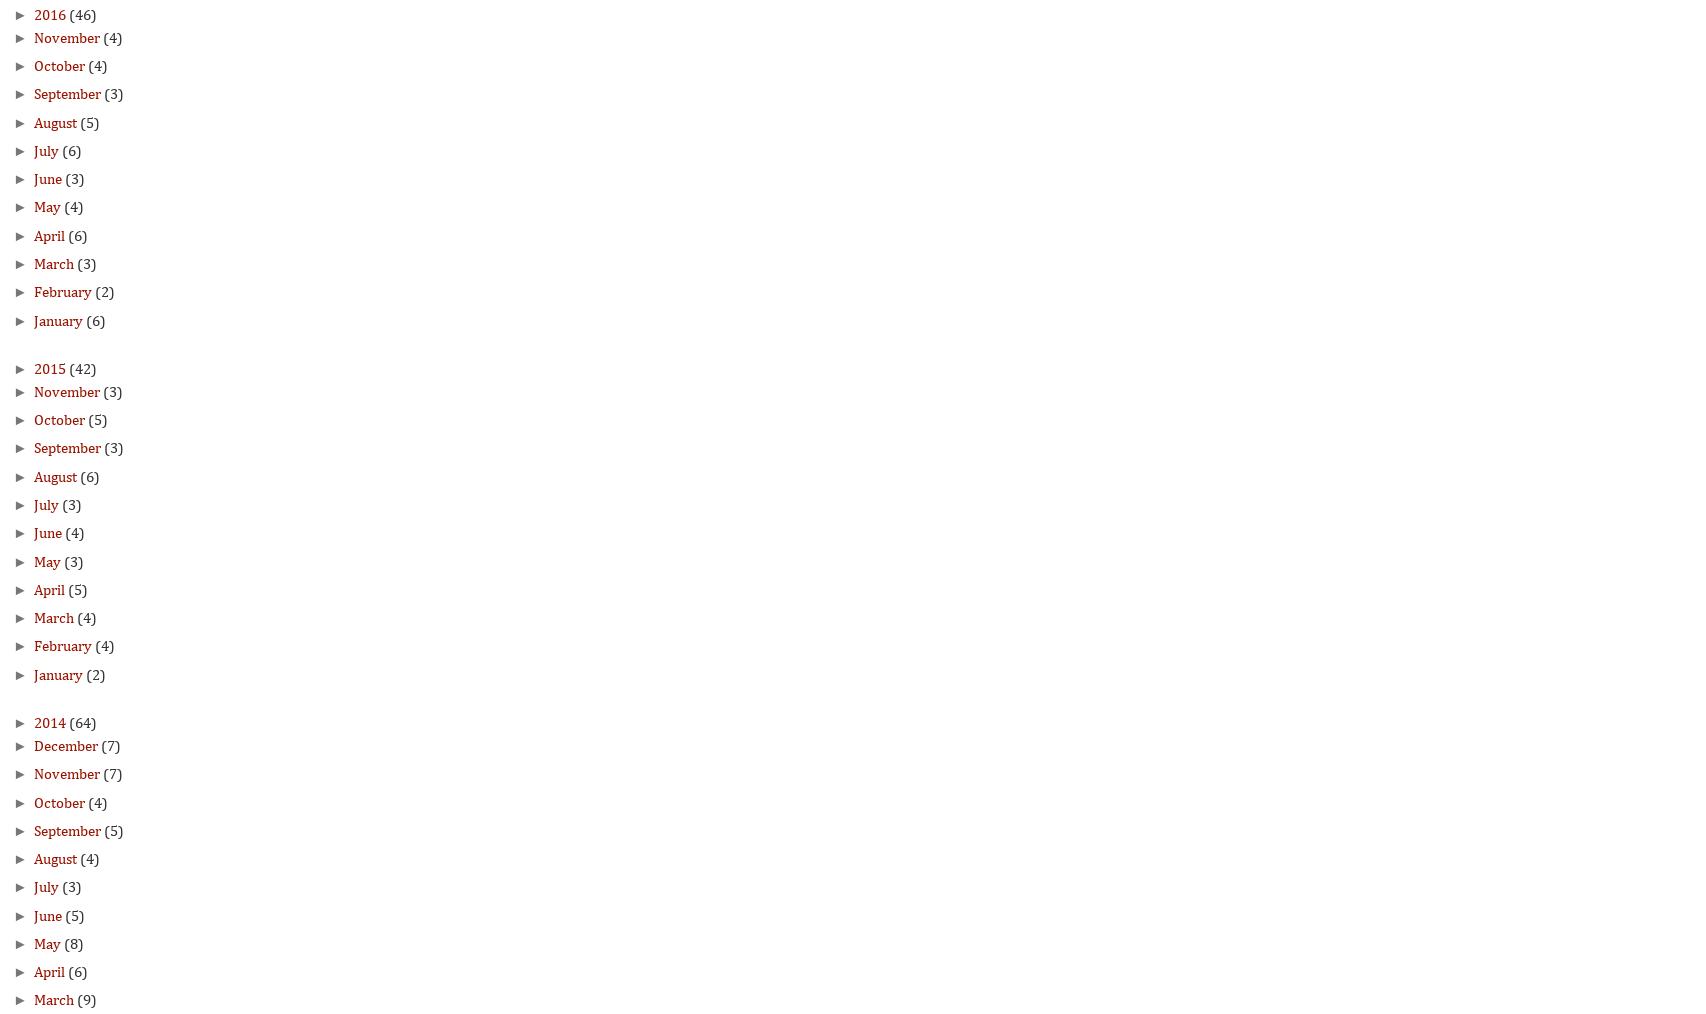 This screenshot has height=1014, width=1706. Describe the element at coordinates (32, 744) in the screenshot. I see `'December'` at that location.